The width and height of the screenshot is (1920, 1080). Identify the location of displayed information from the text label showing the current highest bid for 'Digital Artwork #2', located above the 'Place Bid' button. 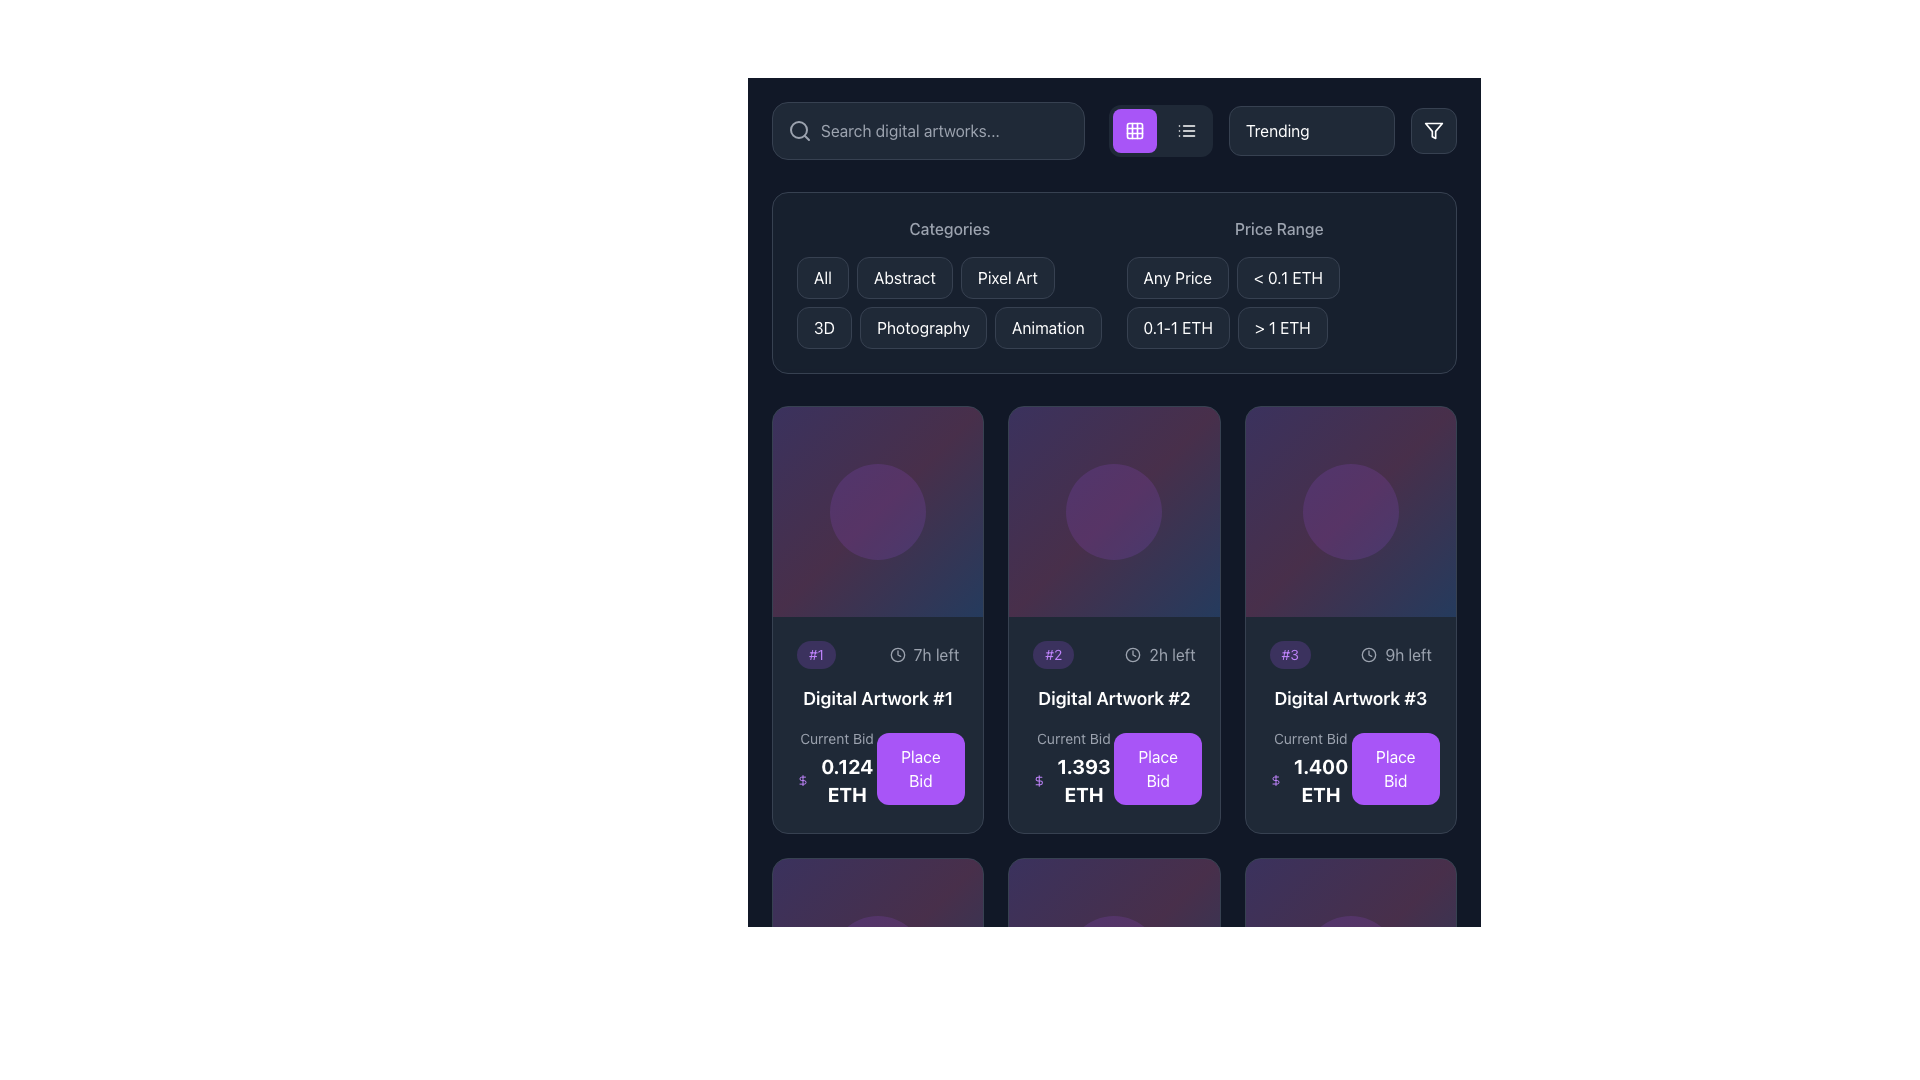
(1072, 768).